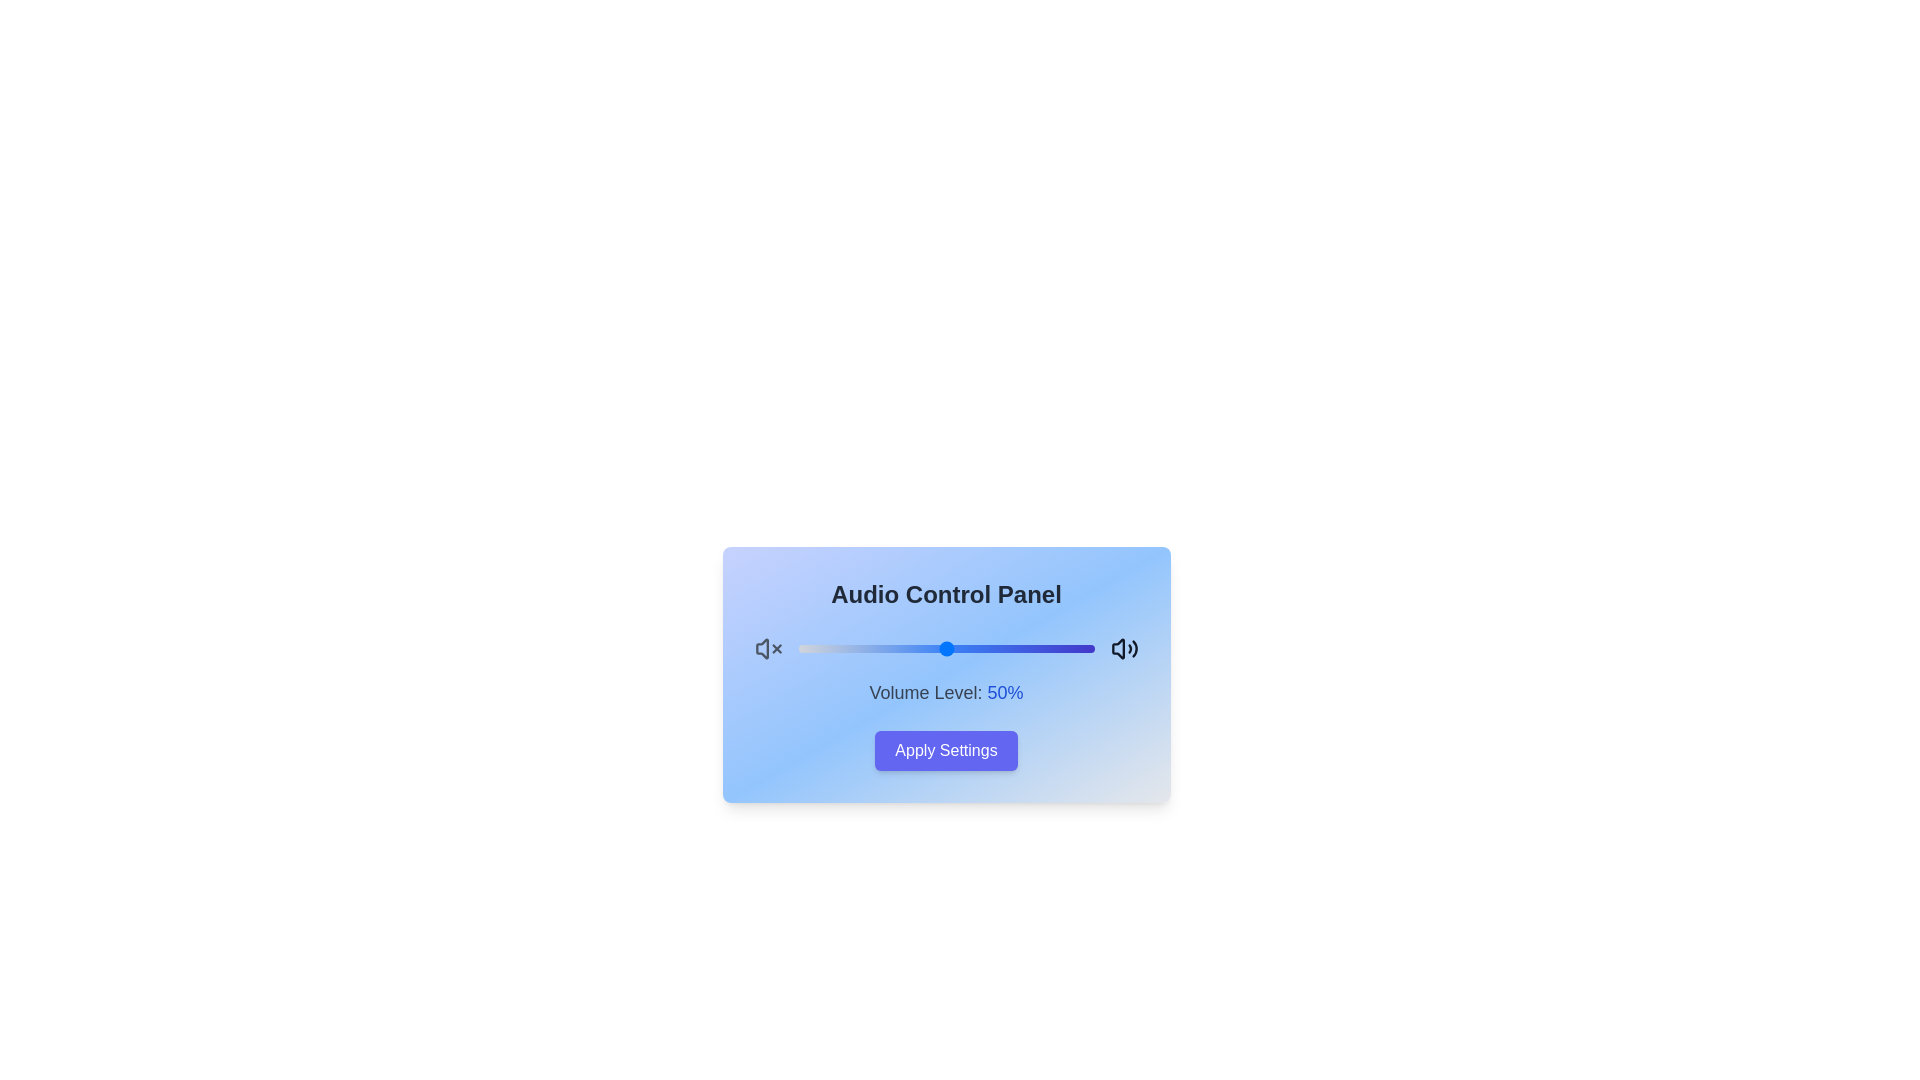 This screenshot has width=1920, height=1080. I want to click on the volume slider to set the volume to 72%, so click(1011, 648).